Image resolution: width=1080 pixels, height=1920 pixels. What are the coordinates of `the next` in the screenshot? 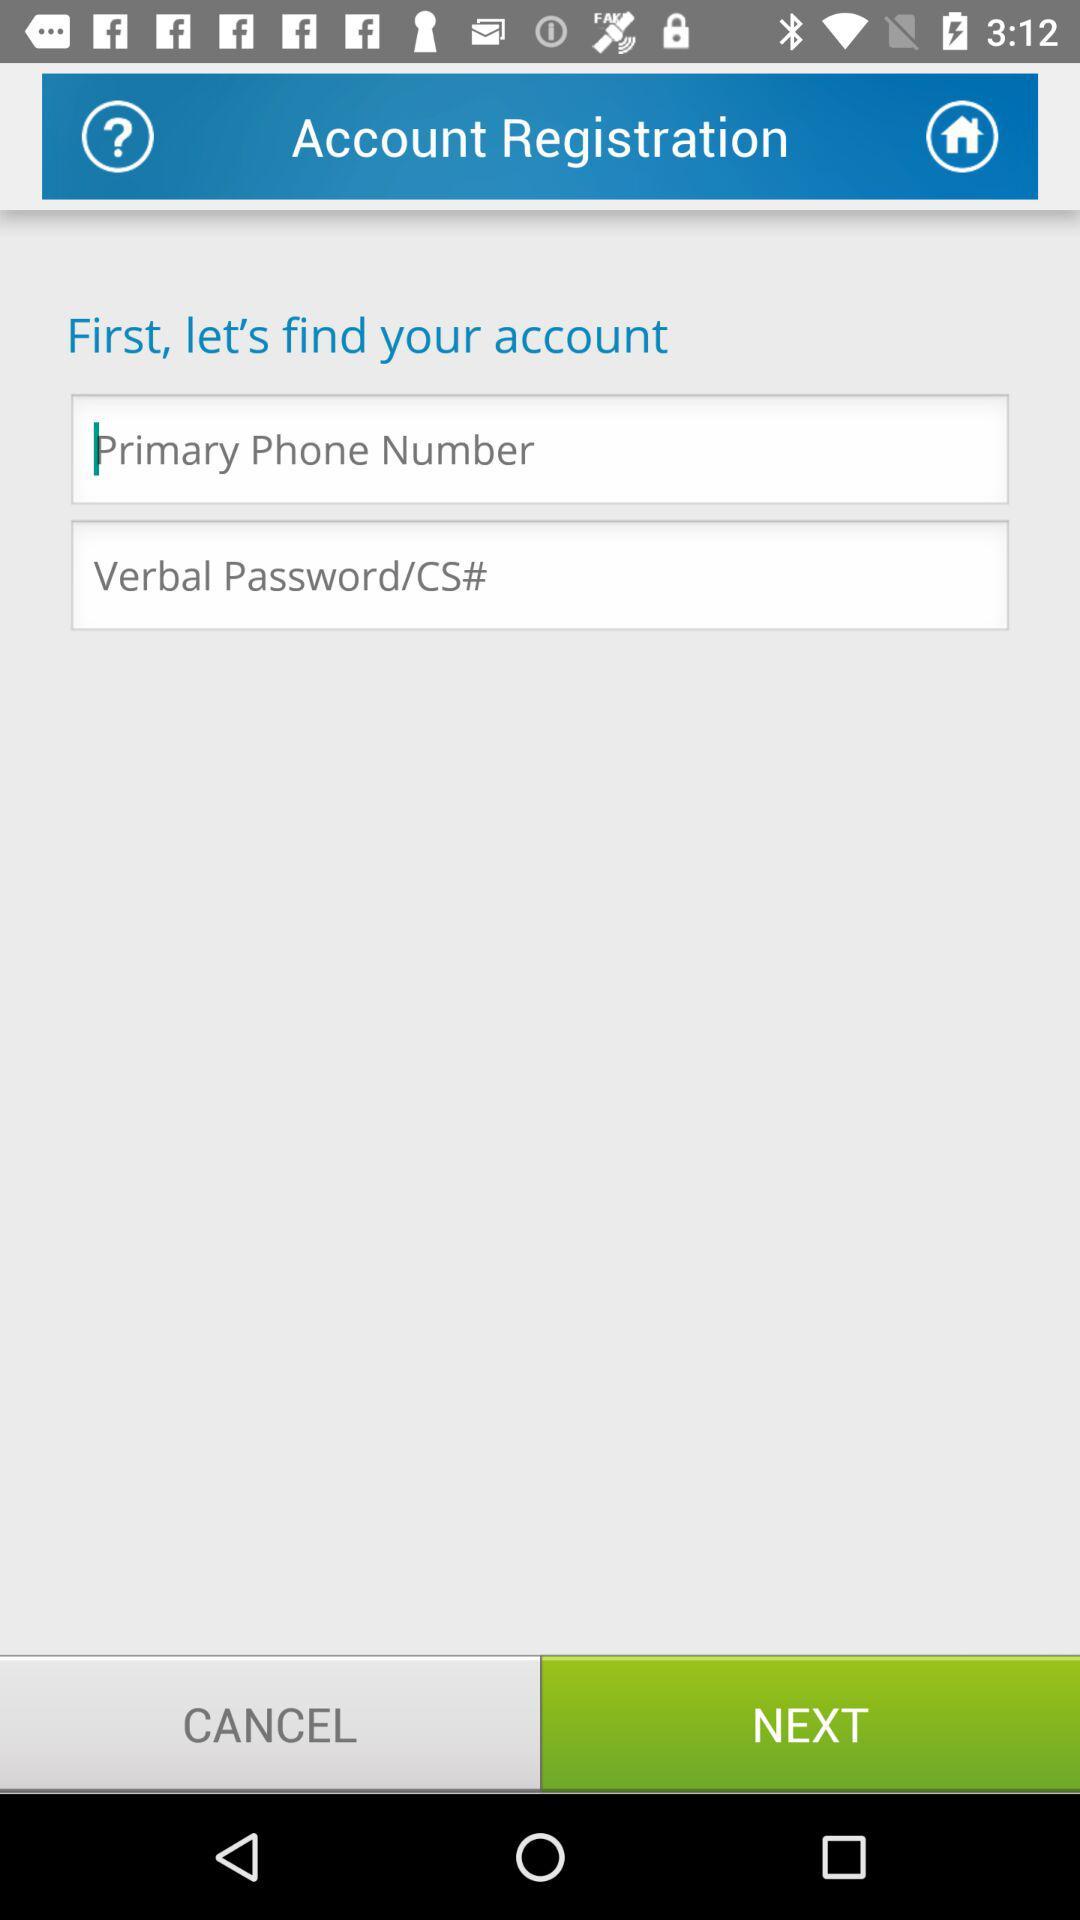 It's located at (810, 1722).